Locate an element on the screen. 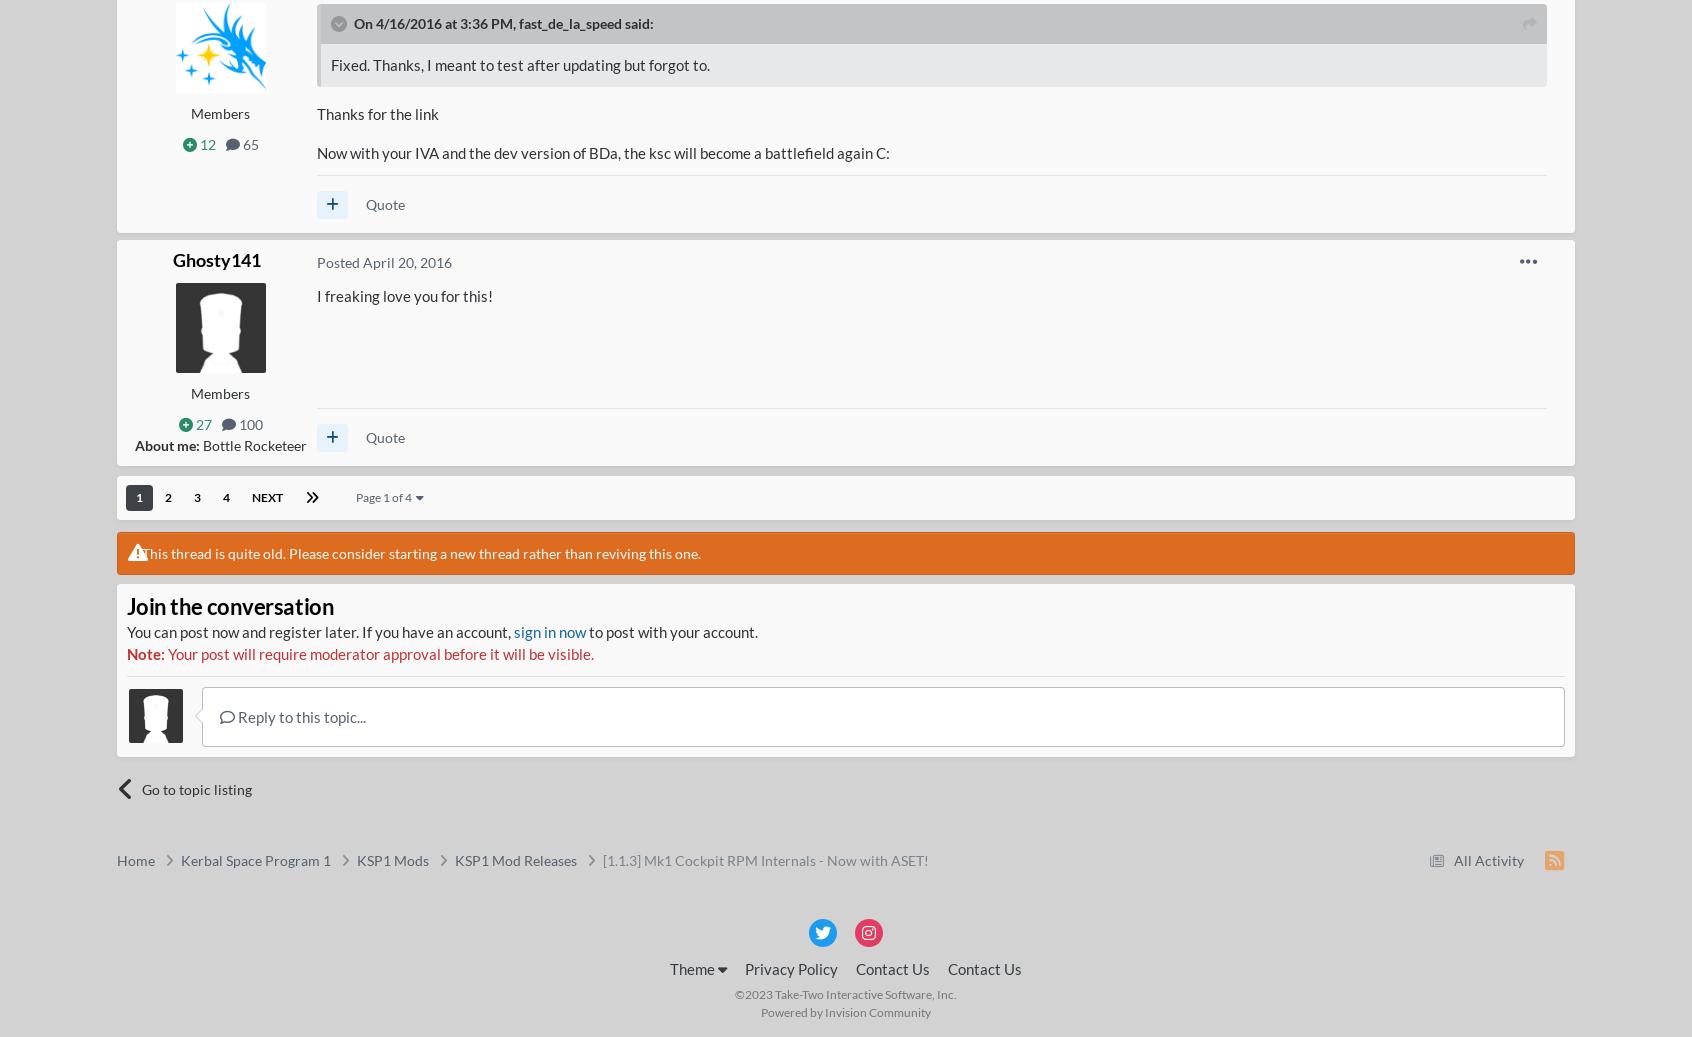 Image resolution: width=1692 pixels, height=1037 pixels. 'This thread is quite old. Please consider starting a new thread rather than reviving this one.' is located at coordinates (420, 553).